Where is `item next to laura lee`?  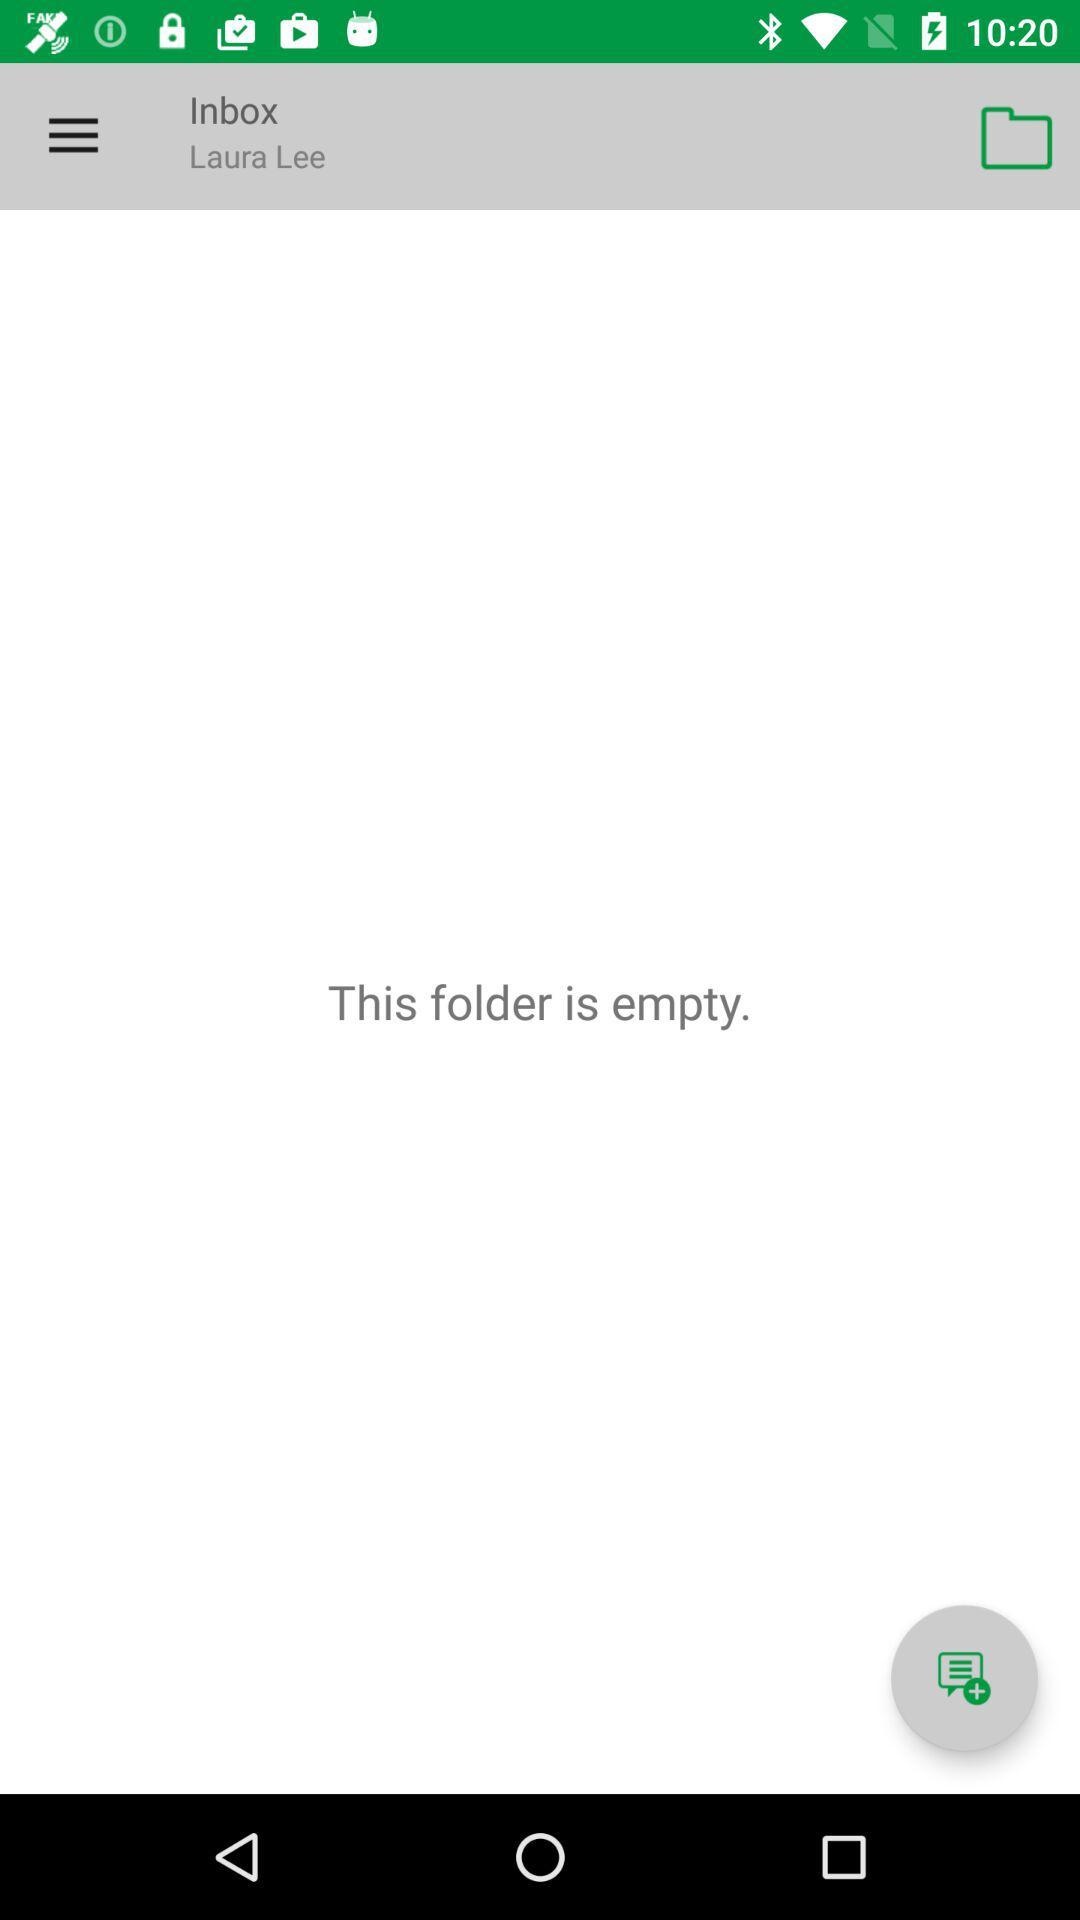 item next to laura lee is located at coordinates (1017, 135).